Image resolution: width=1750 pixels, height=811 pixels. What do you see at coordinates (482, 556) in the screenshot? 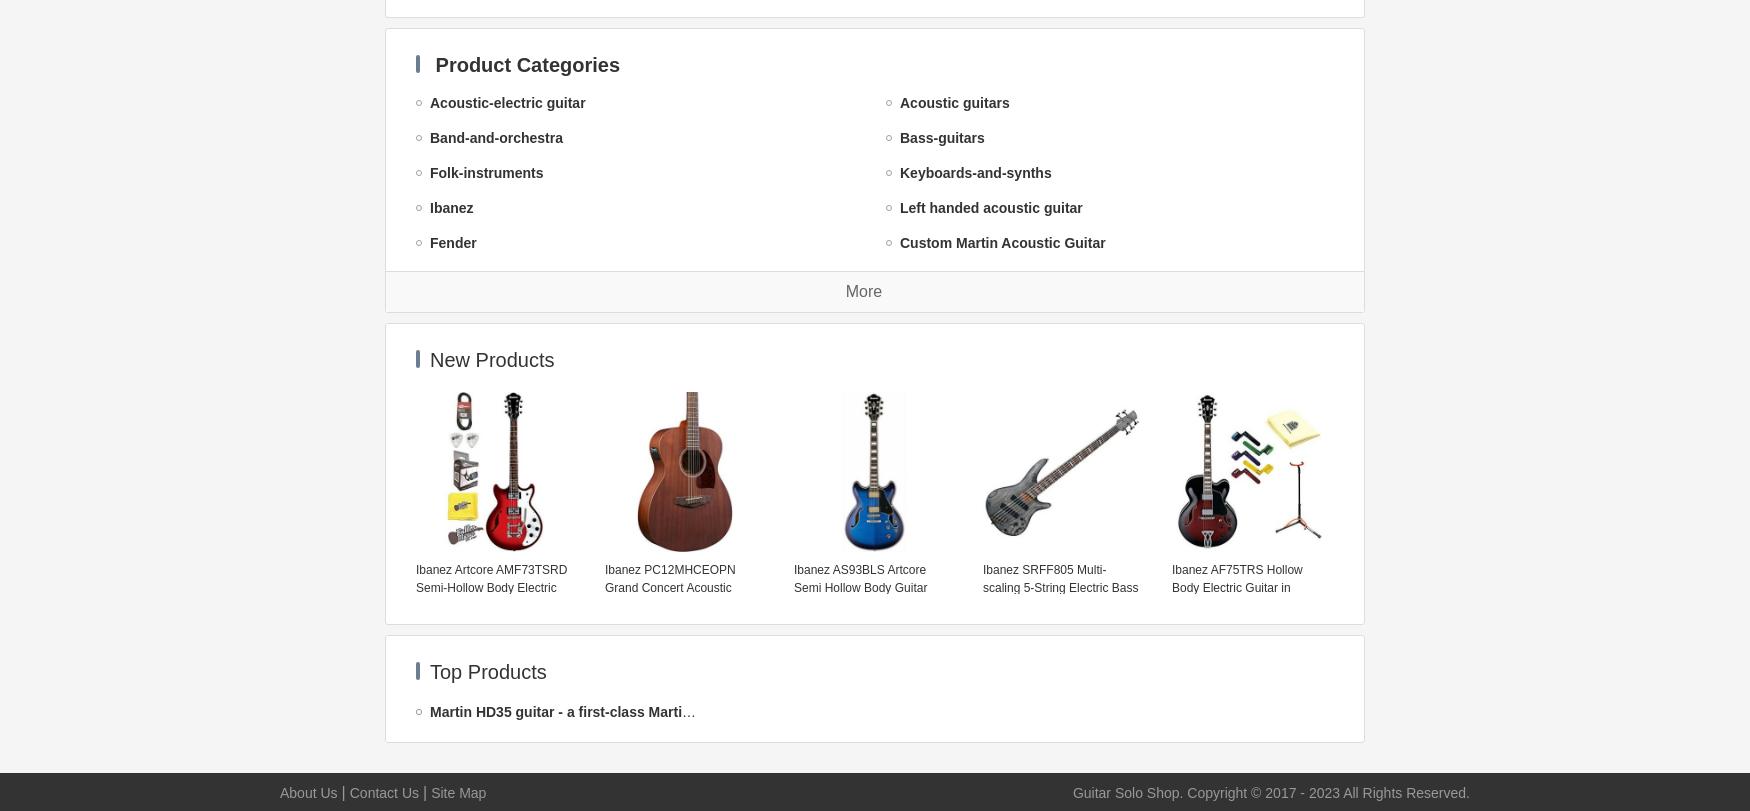
I see `'Mayones Guitar'` at bounding box center [482, 556].